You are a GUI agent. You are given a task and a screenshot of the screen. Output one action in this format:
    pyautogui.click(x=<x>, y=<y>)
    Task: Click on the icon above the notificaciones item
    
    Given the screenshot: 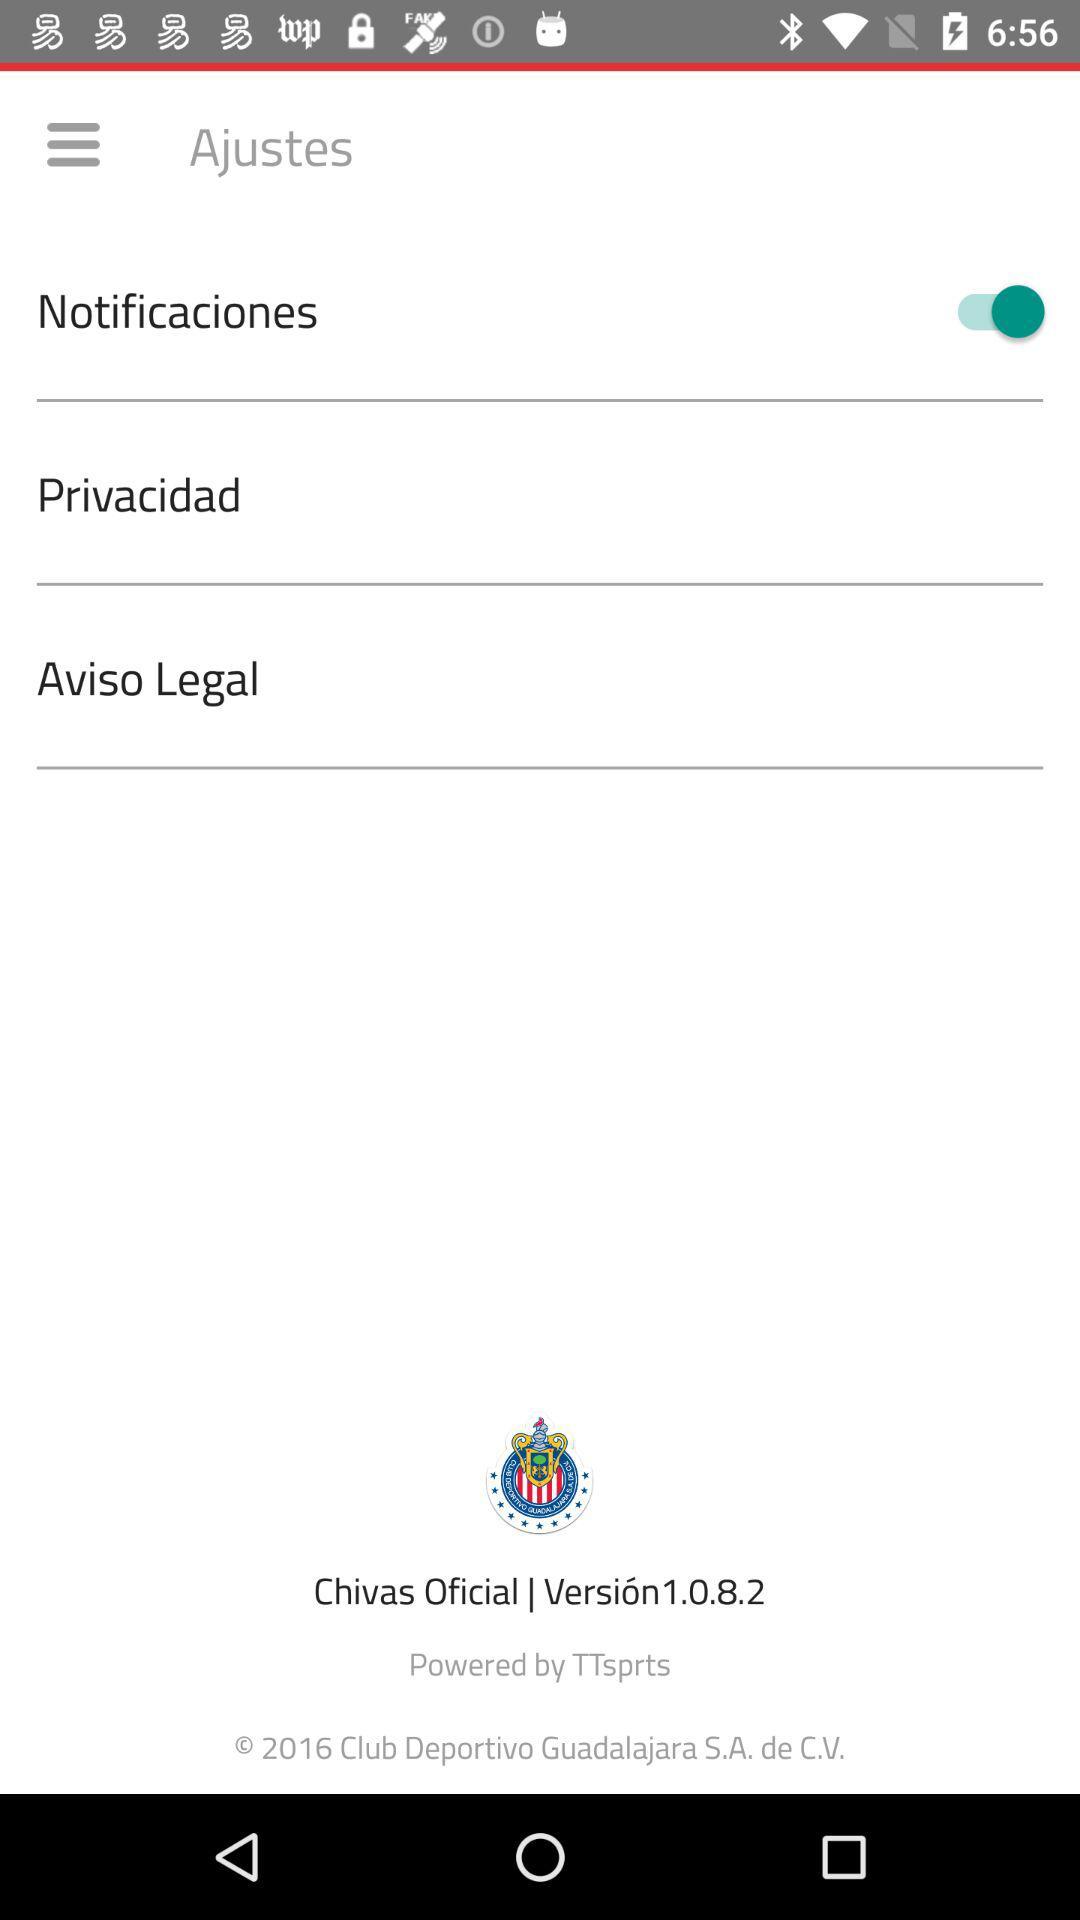 What is the action you would take?
    pyautogui.click(x=72, y=143)
    